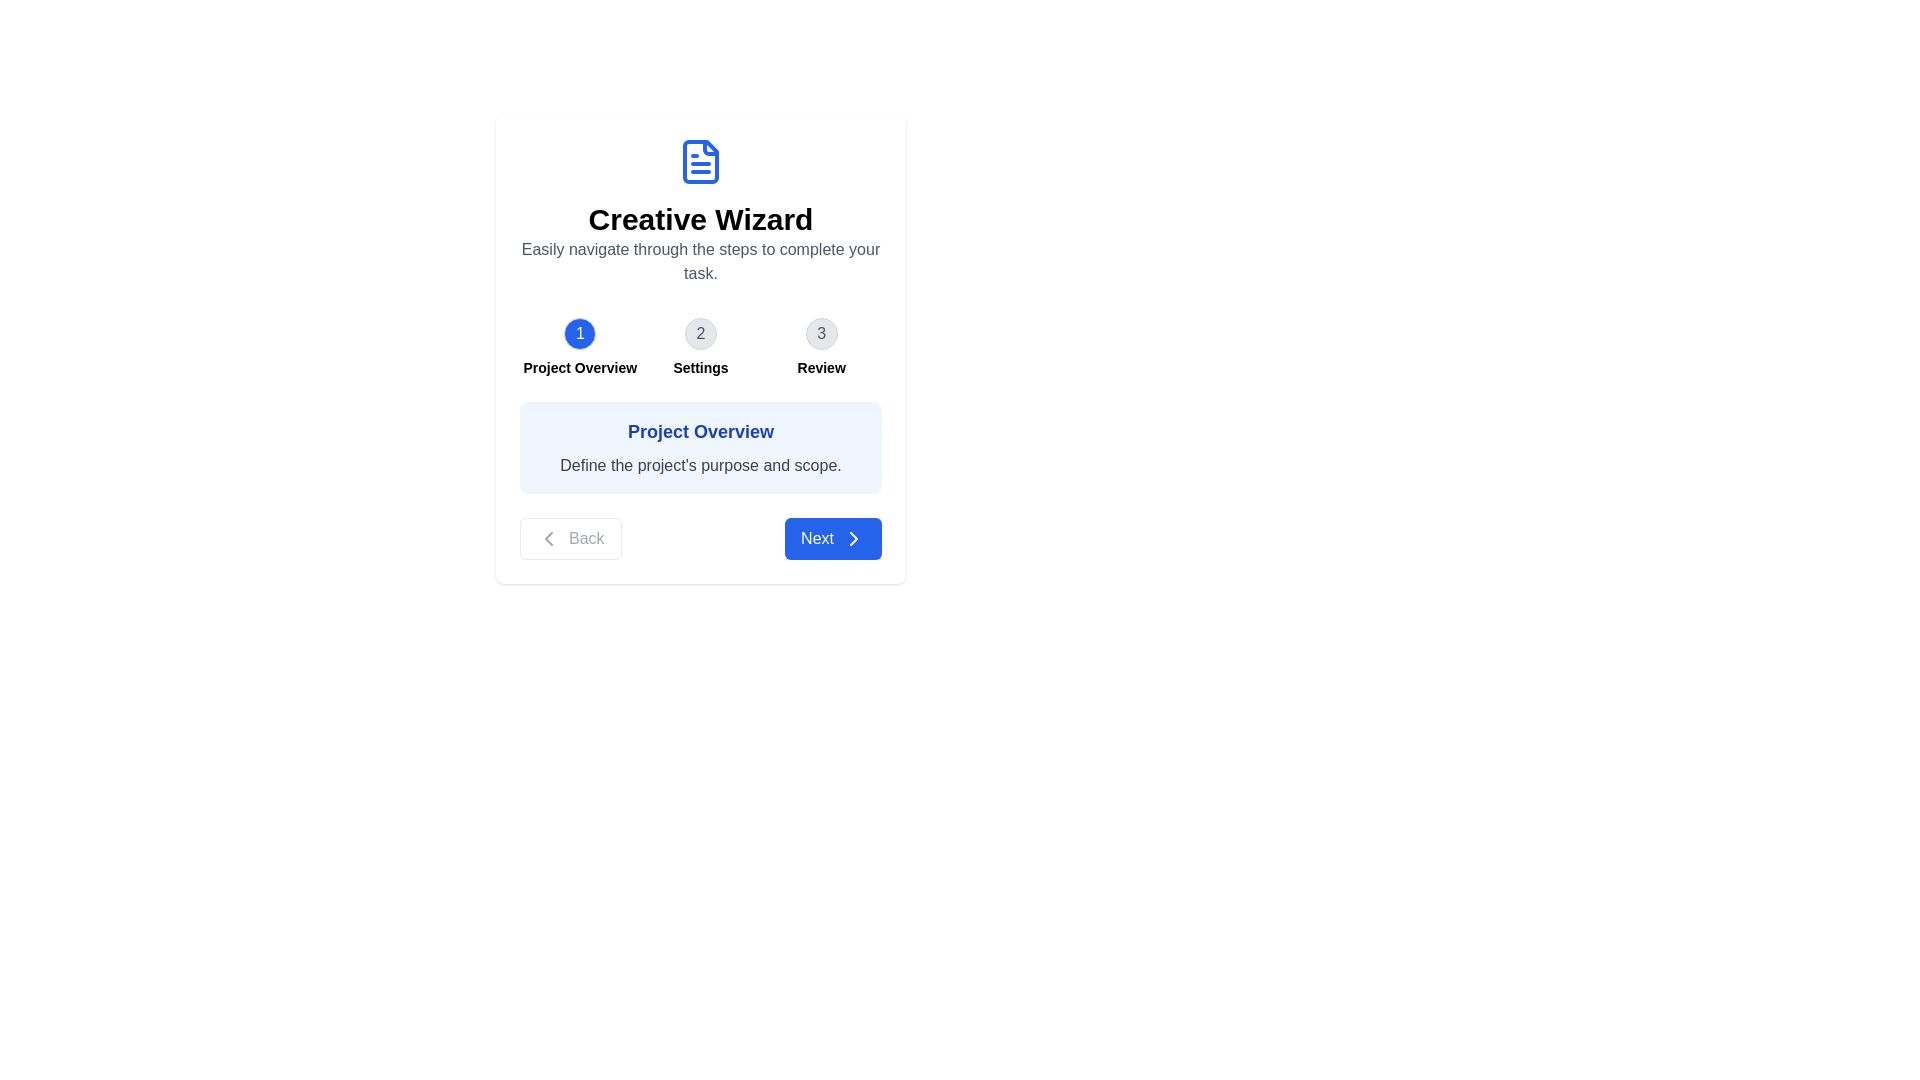  What do you see at coordinates (821, 346) in the screenshot?
I see `the third step indicator in the horizontal sequence` at bounding box center [821, 346].